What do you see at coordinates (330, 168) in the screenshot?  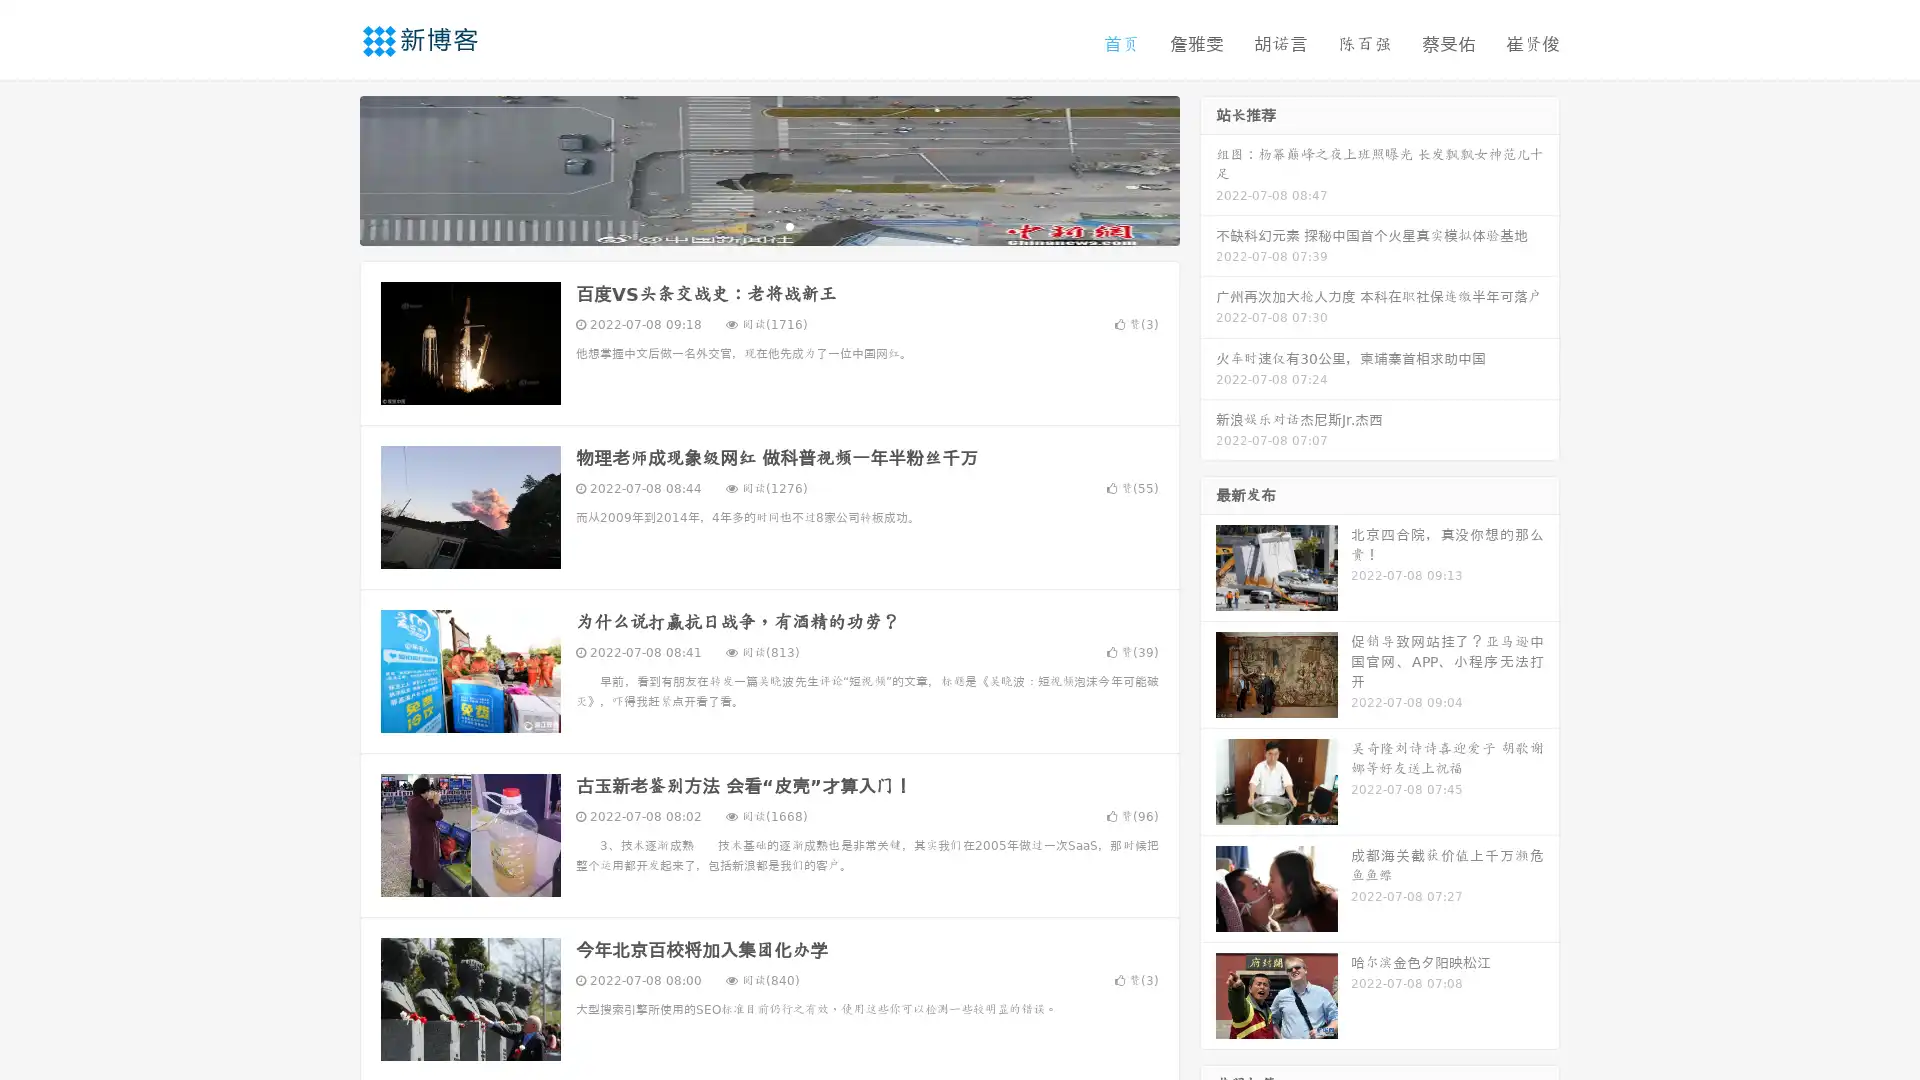 I see `Previous slide` at bounding box center [330, 168].